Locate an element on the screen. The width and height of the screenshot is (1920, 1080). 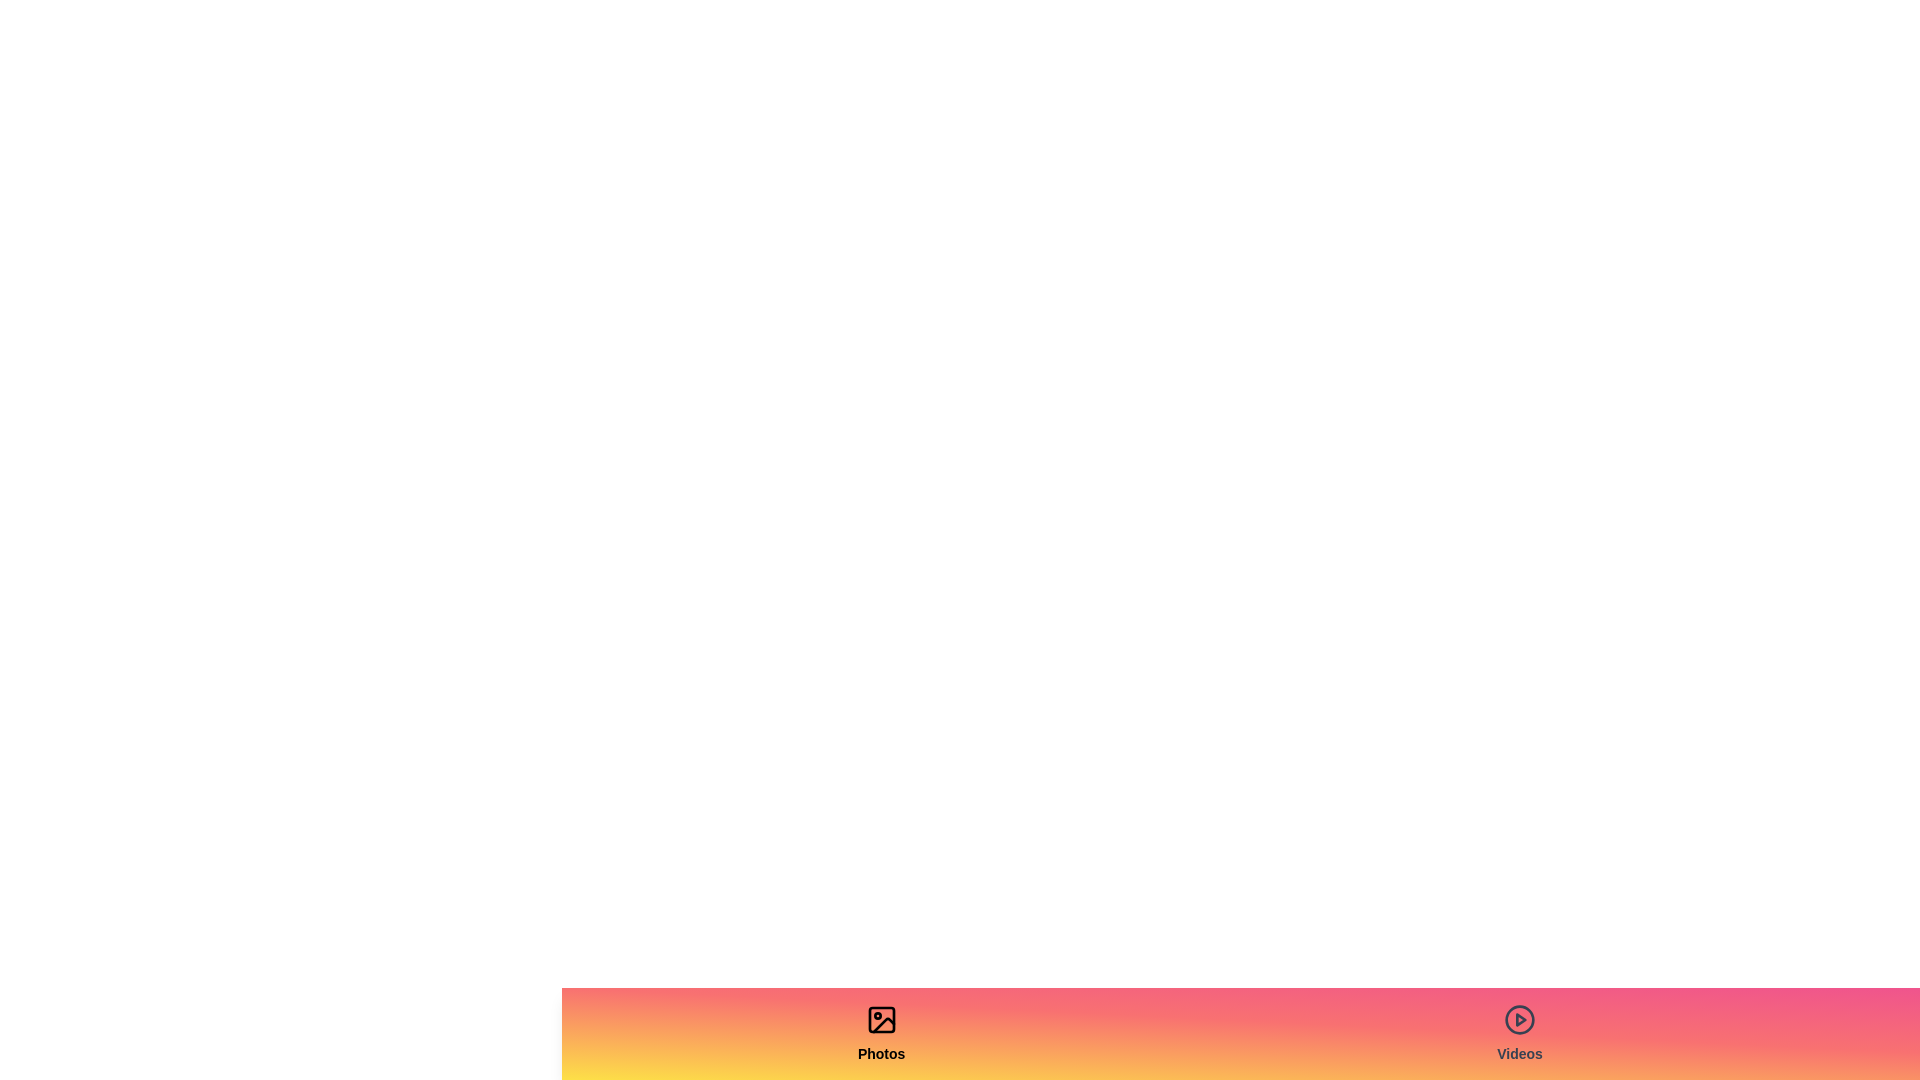
the Videos tab by clicking its corresponding button is located at coordinates (1520, 1033).